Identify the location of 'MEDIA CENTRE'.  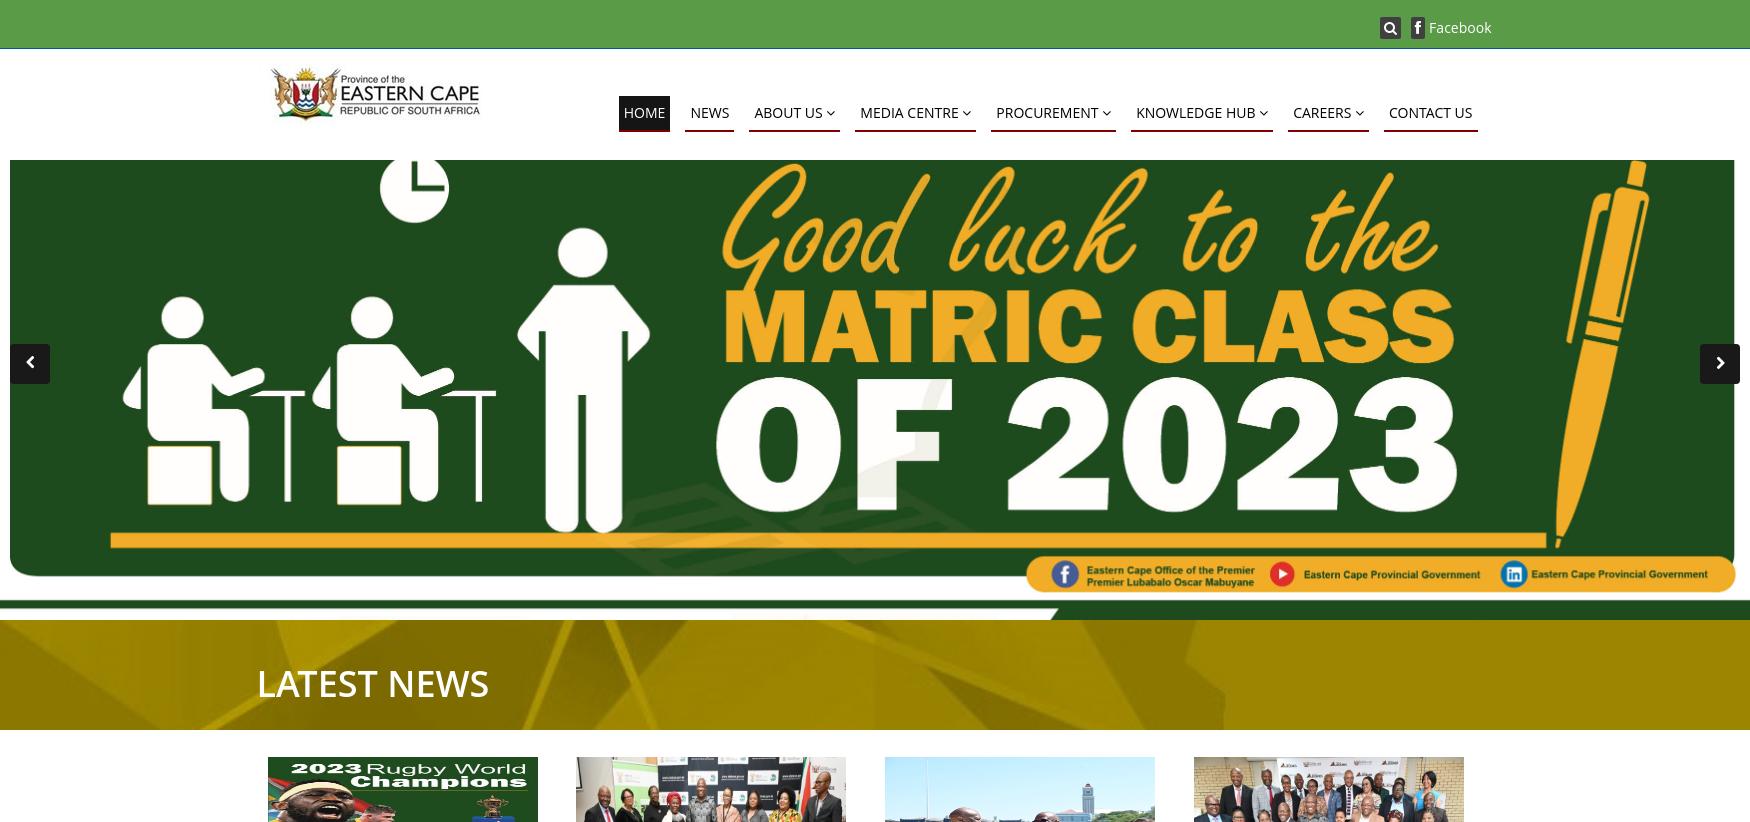
(859, 111).